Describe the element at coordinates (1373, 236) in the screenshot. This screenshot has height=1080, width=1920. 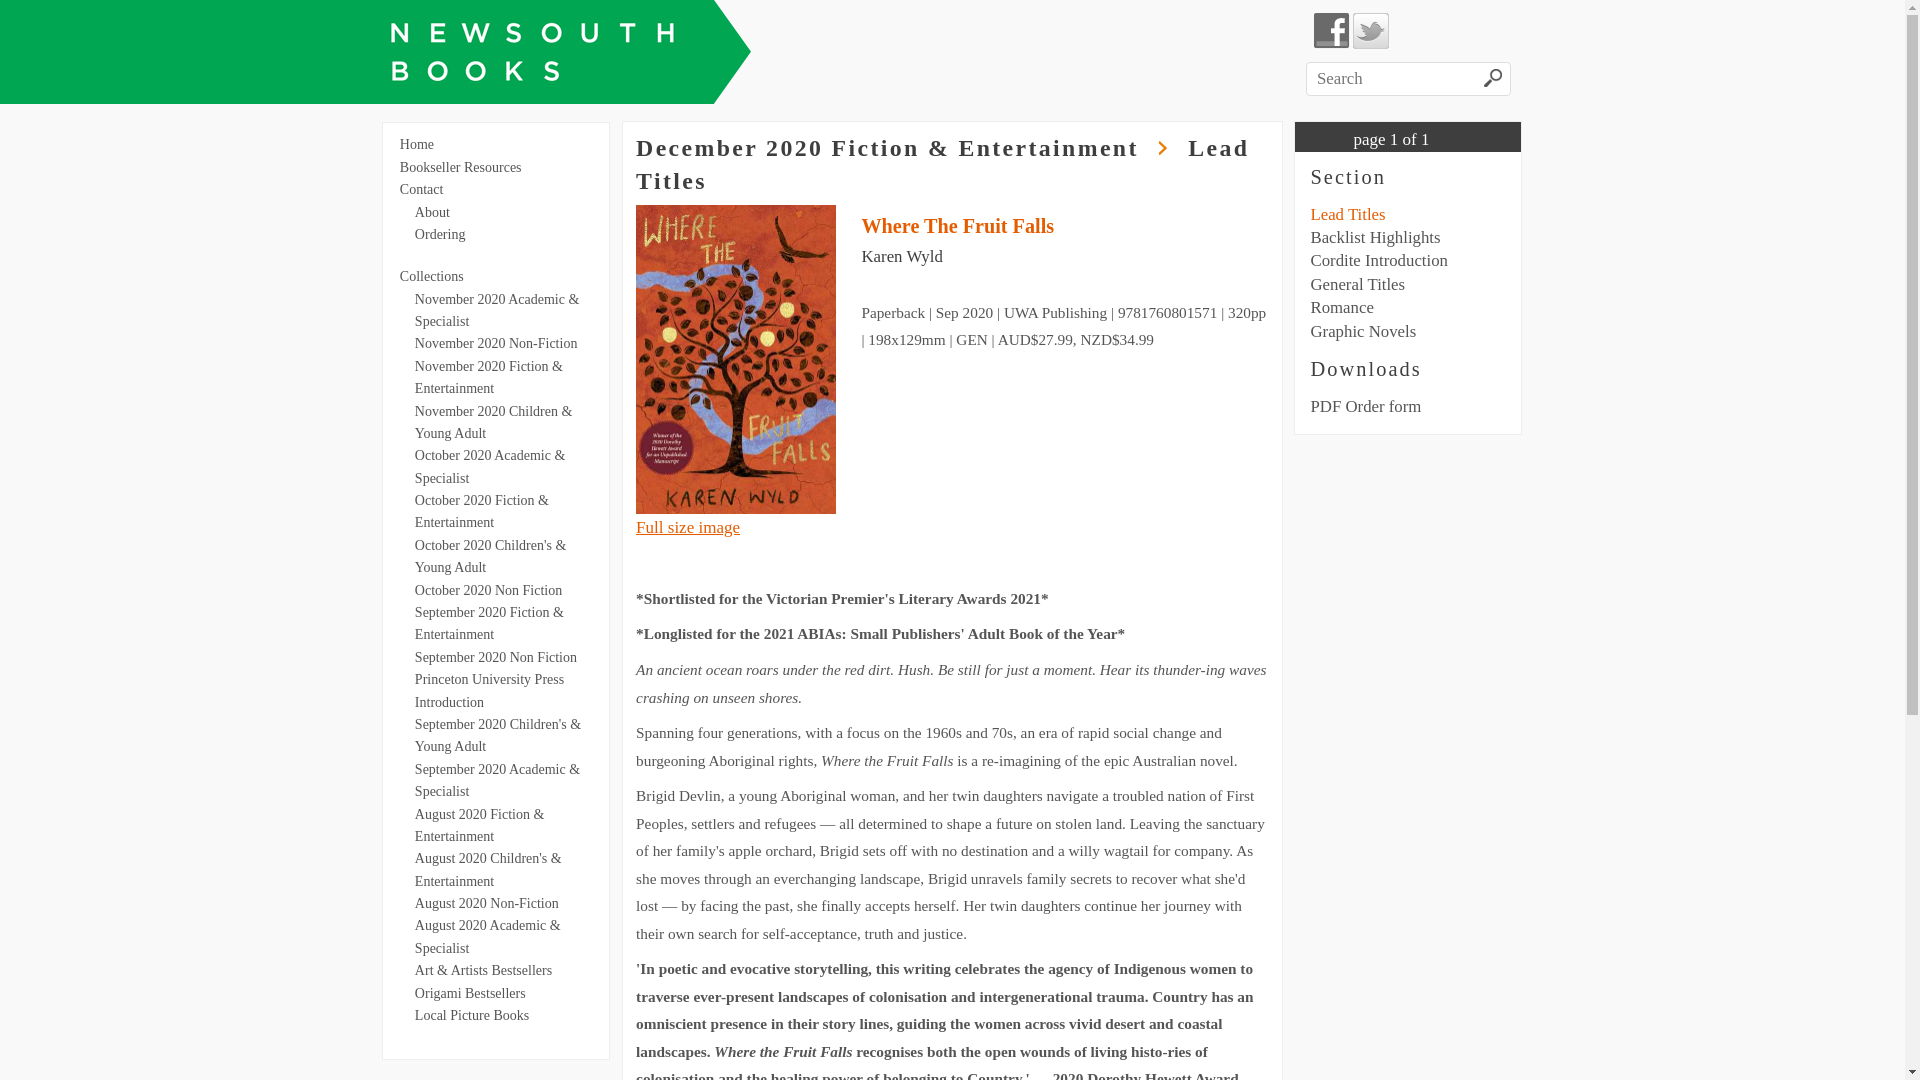
I see `'Backlist Highlights'` at that location.